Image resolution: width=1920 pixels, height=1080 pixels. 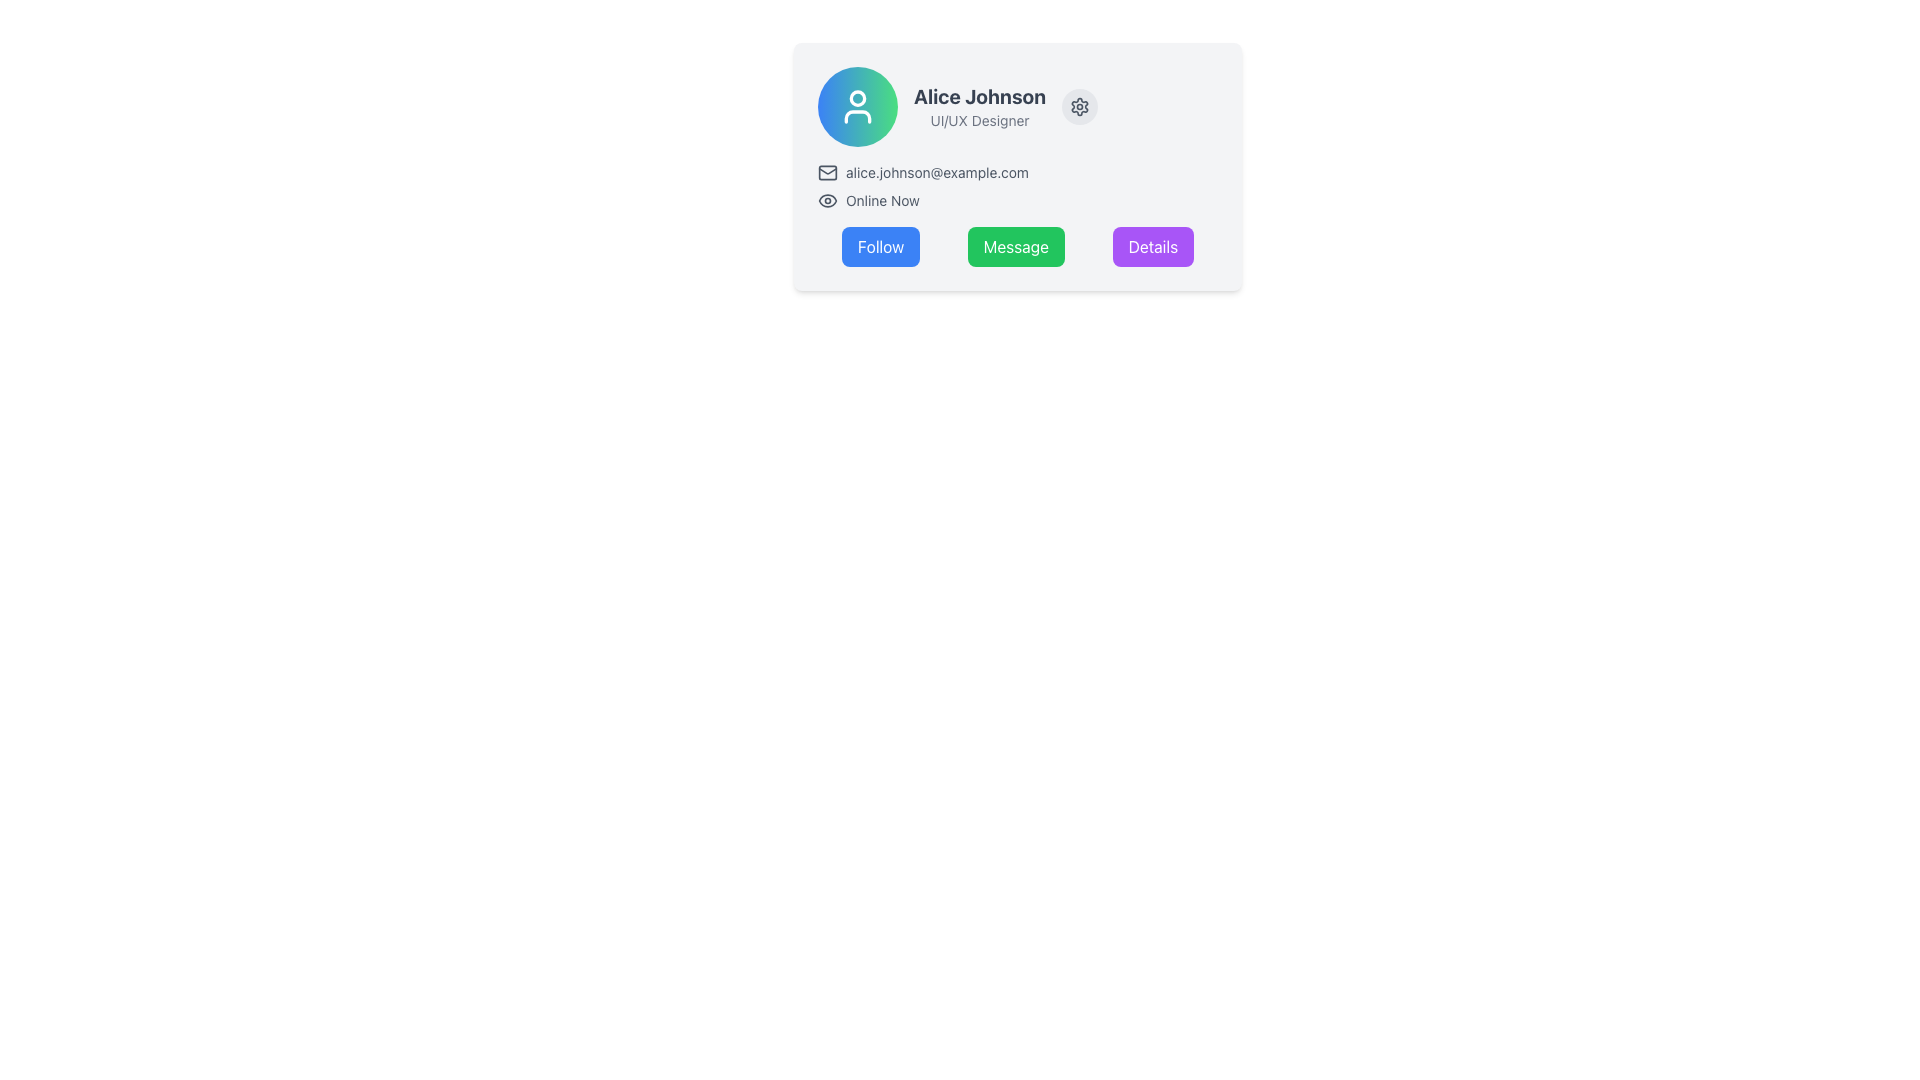 I want to click on the mail icon located in the second row of Alice Johnson's profile card, positioned to the left of the email address, so click(x=828, y=169).